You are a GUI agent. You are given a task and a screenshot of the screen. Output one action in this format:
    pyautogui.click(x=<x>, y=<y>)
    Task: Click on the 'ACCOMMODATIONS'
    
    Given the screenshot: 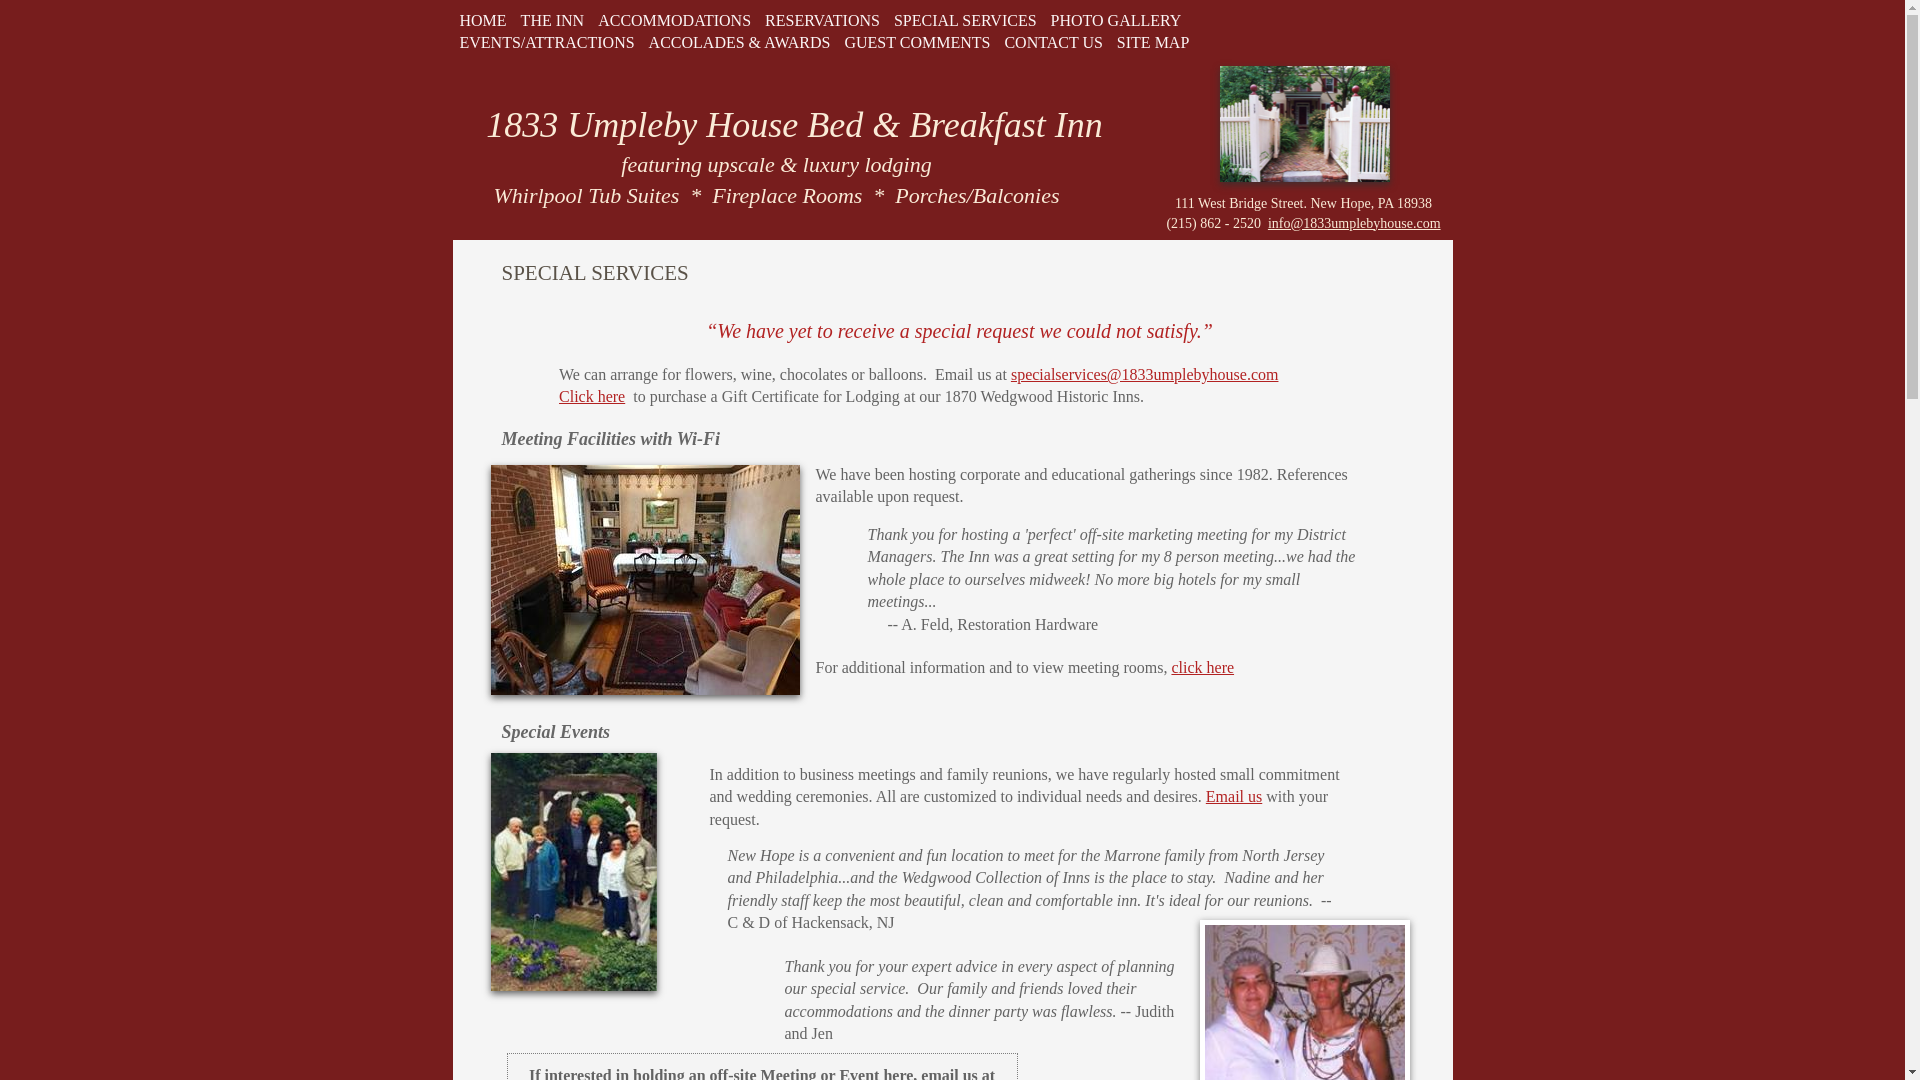 What is the action you would take?
    pyautogui.click(x=674, y=20)
    